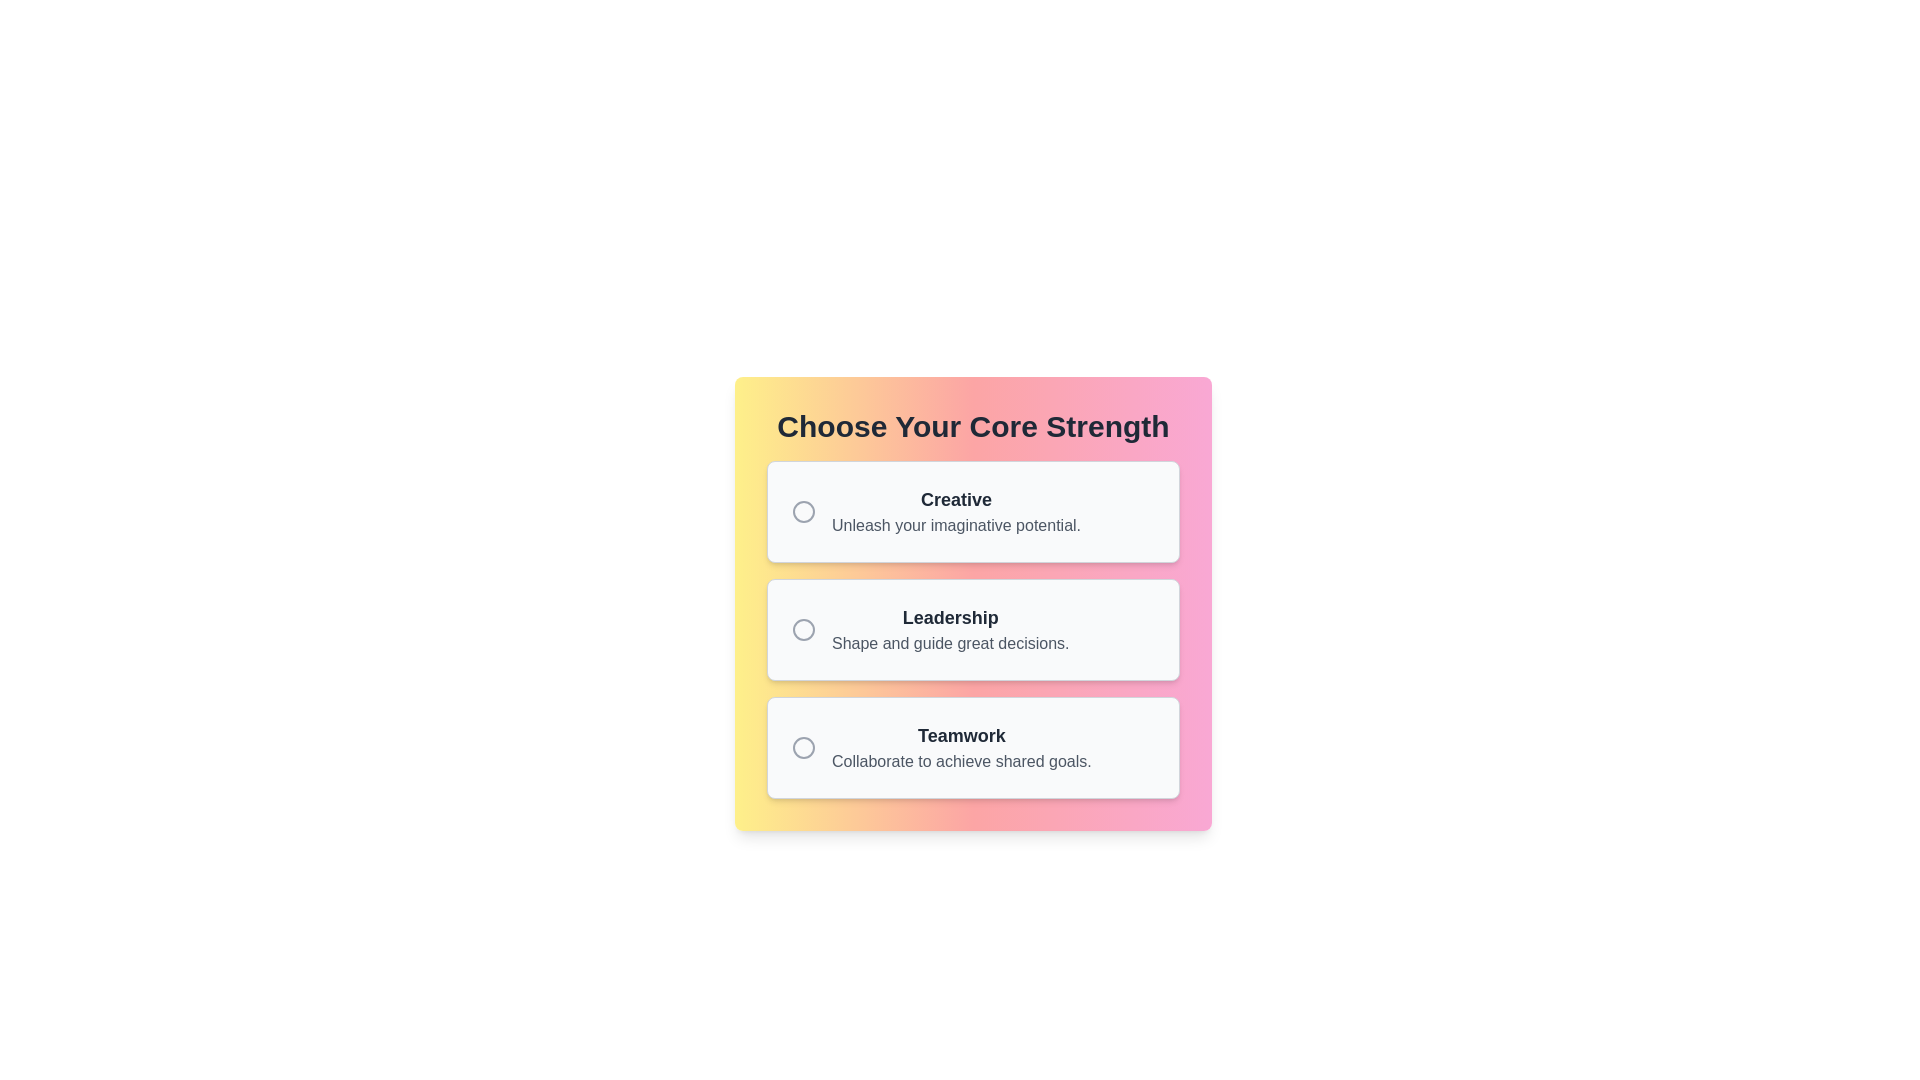 The width and height of the screenshot is (1920, 1080). I want to click on the static text label displaying 'Leadership', which is the second option title in a list under 'Choose Your Core Strength', so click(949, 616).